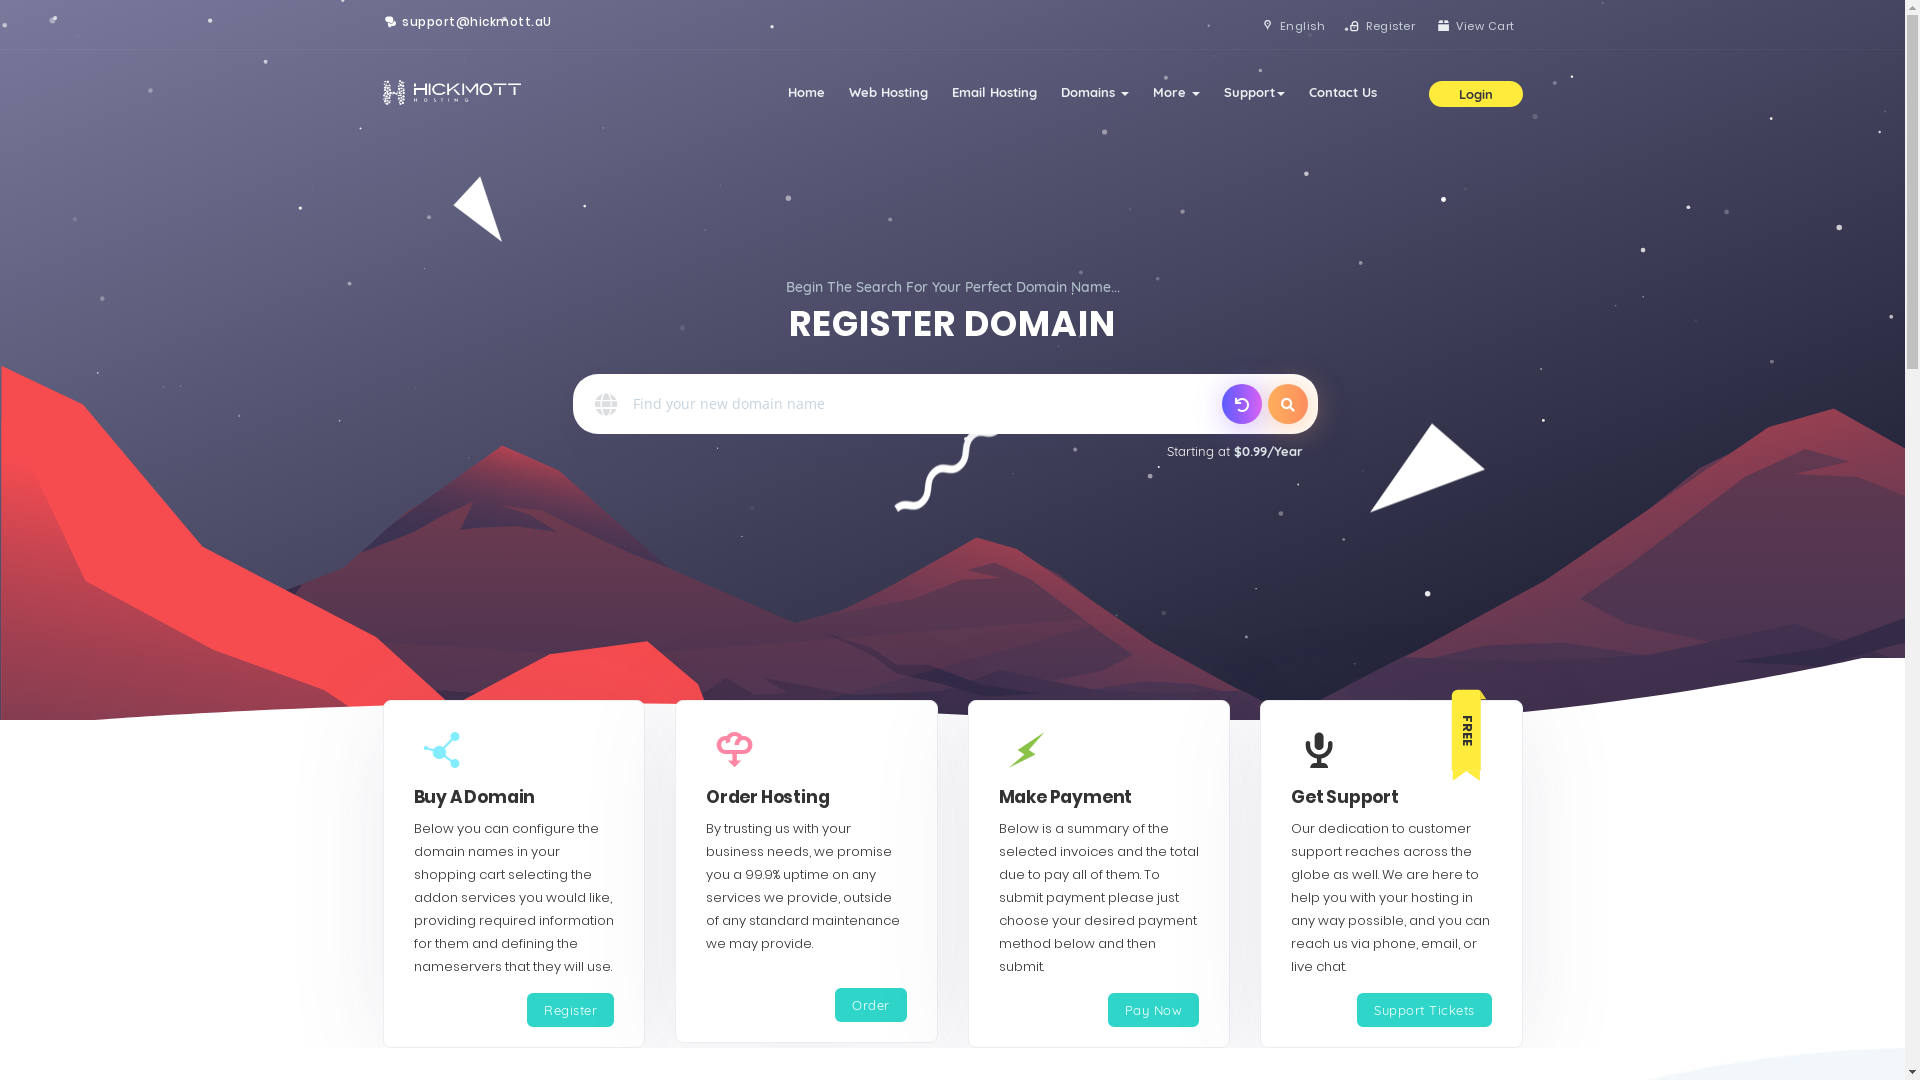 This screenshot has width=1920, height=1080. Describe the element at coordinates (870, 1005) in the screenshot. I see `'Order'` at that location.